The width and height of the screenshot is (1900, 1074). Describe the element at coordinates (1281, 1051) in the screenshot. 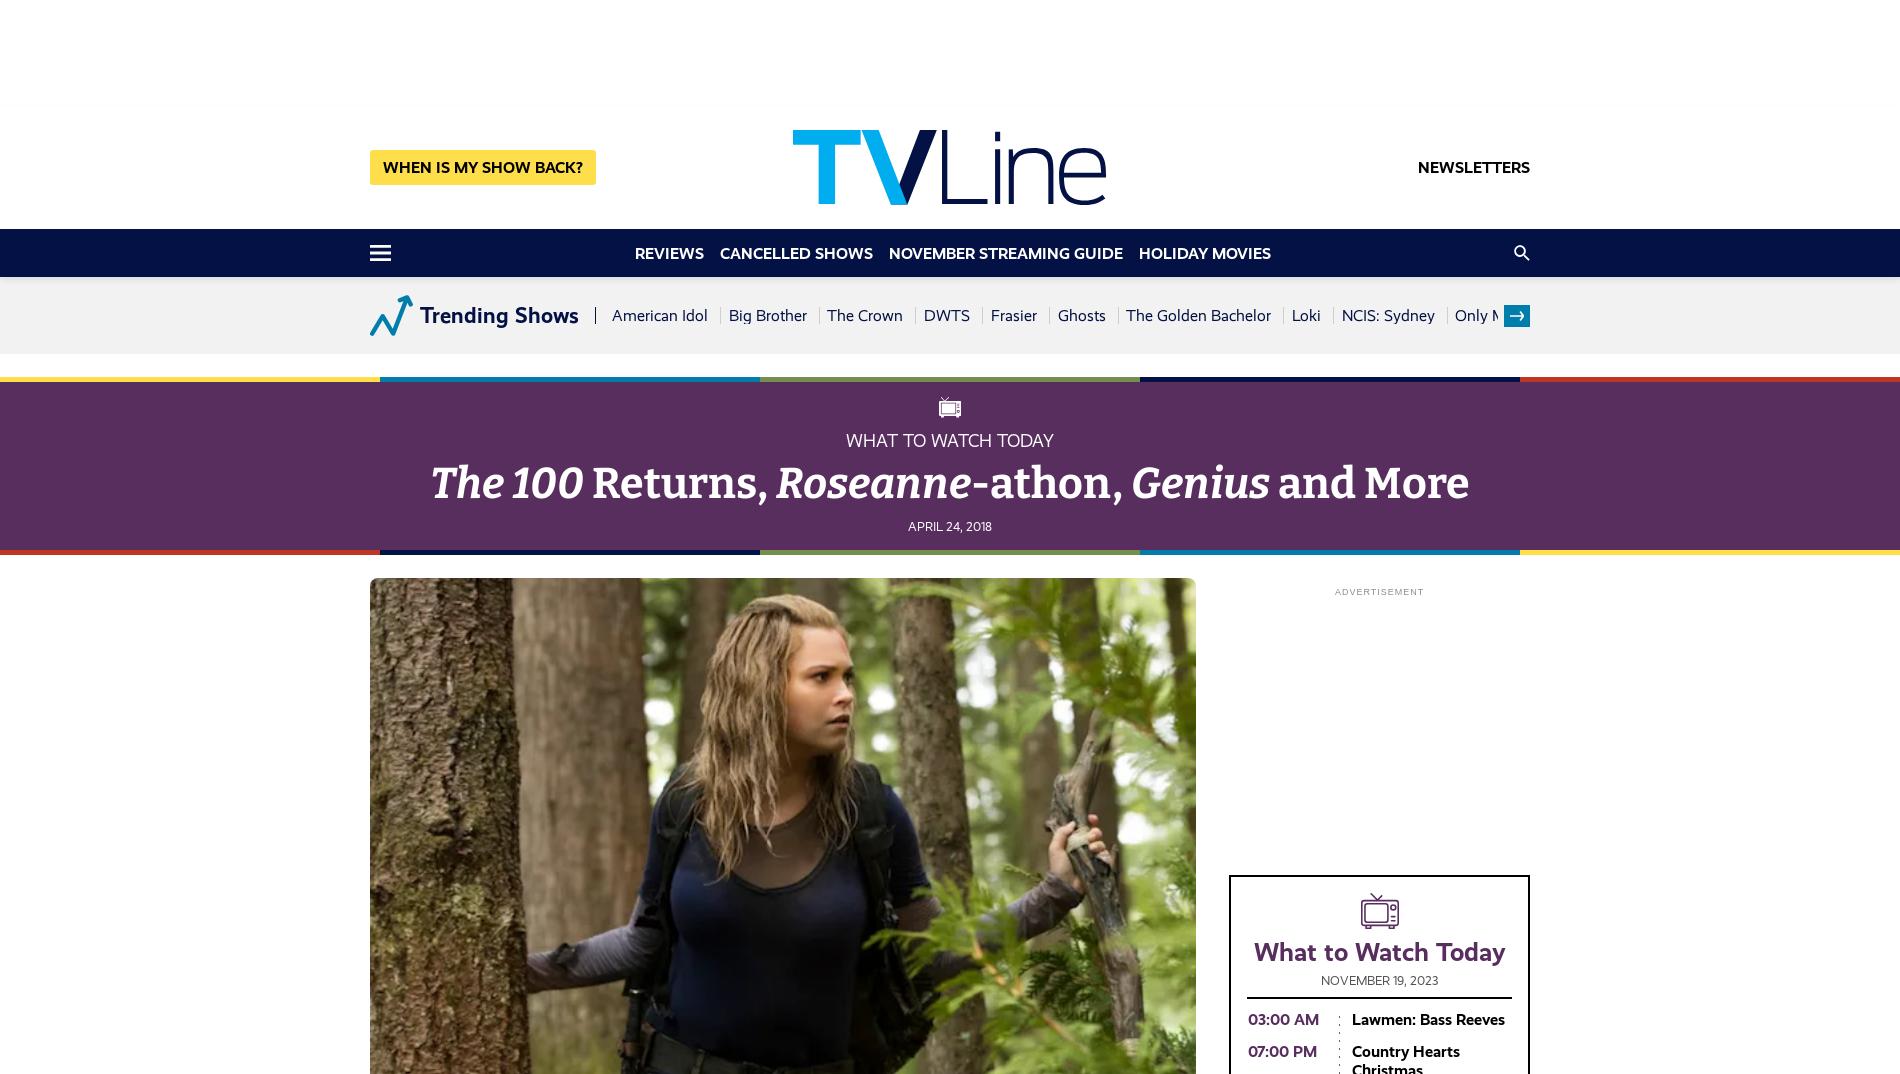

I see `'07:00 PM'` at that location.